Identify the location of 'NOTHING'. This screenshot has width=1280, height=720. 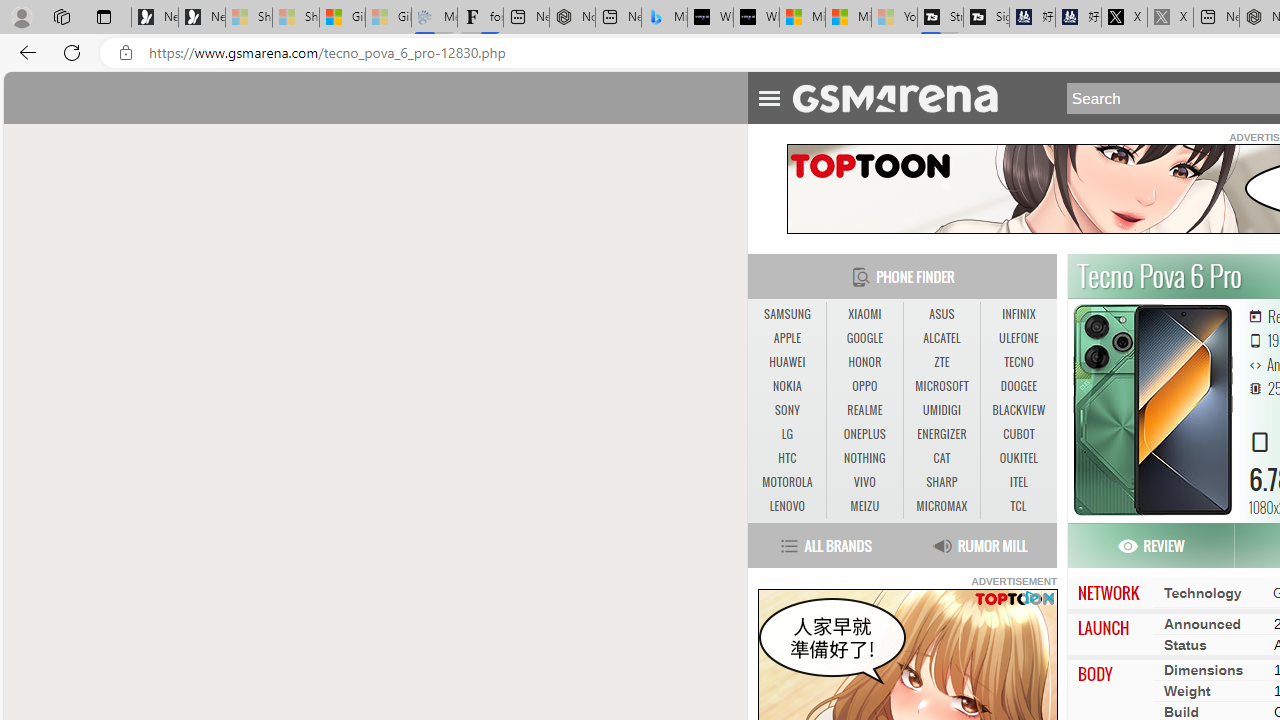
(864, 458).